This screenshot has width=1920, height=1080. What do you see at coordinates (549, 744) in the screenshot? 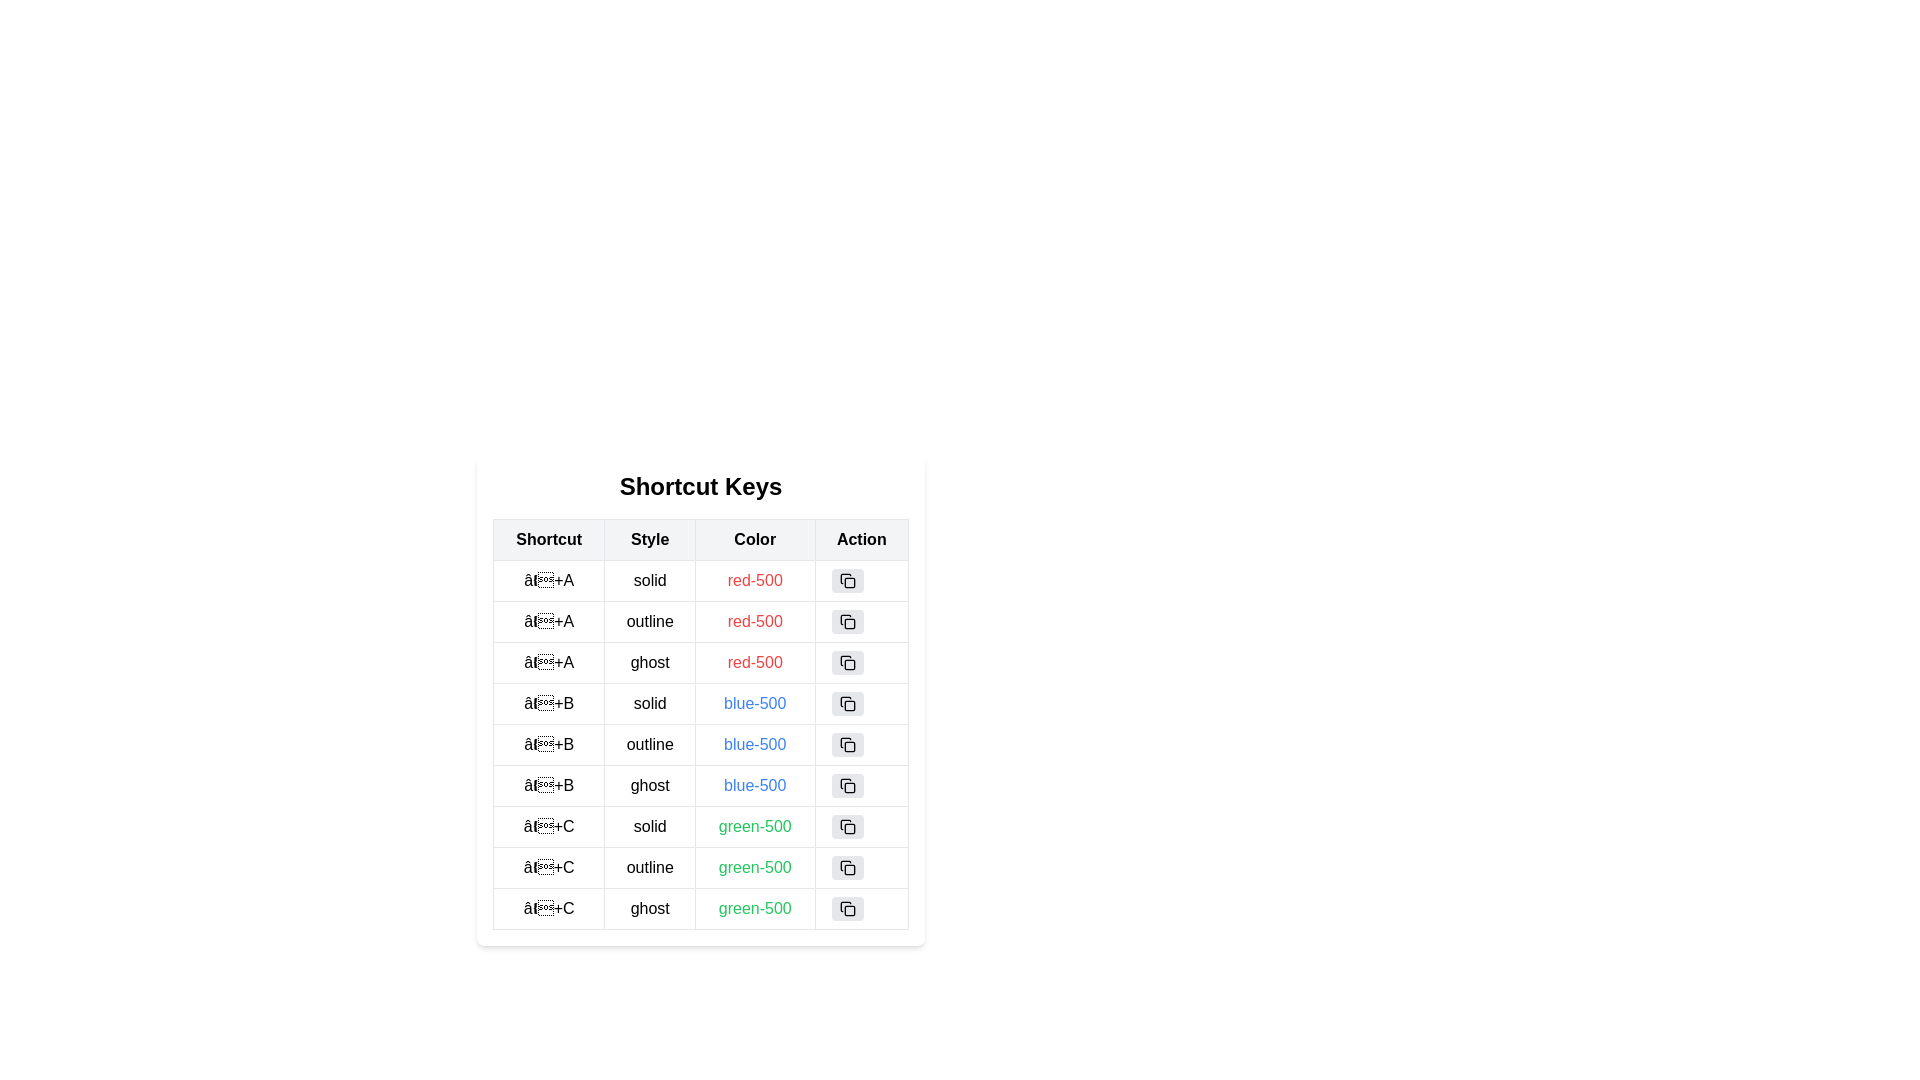
I see `text from the Text label displaying the keyboard shortcut '⌘+B', which is located in the first item of the row under the 'Shortcut' column of the table corresponding to the 'outline' style and 'blue-500' color` at bounding box center [549, 744].